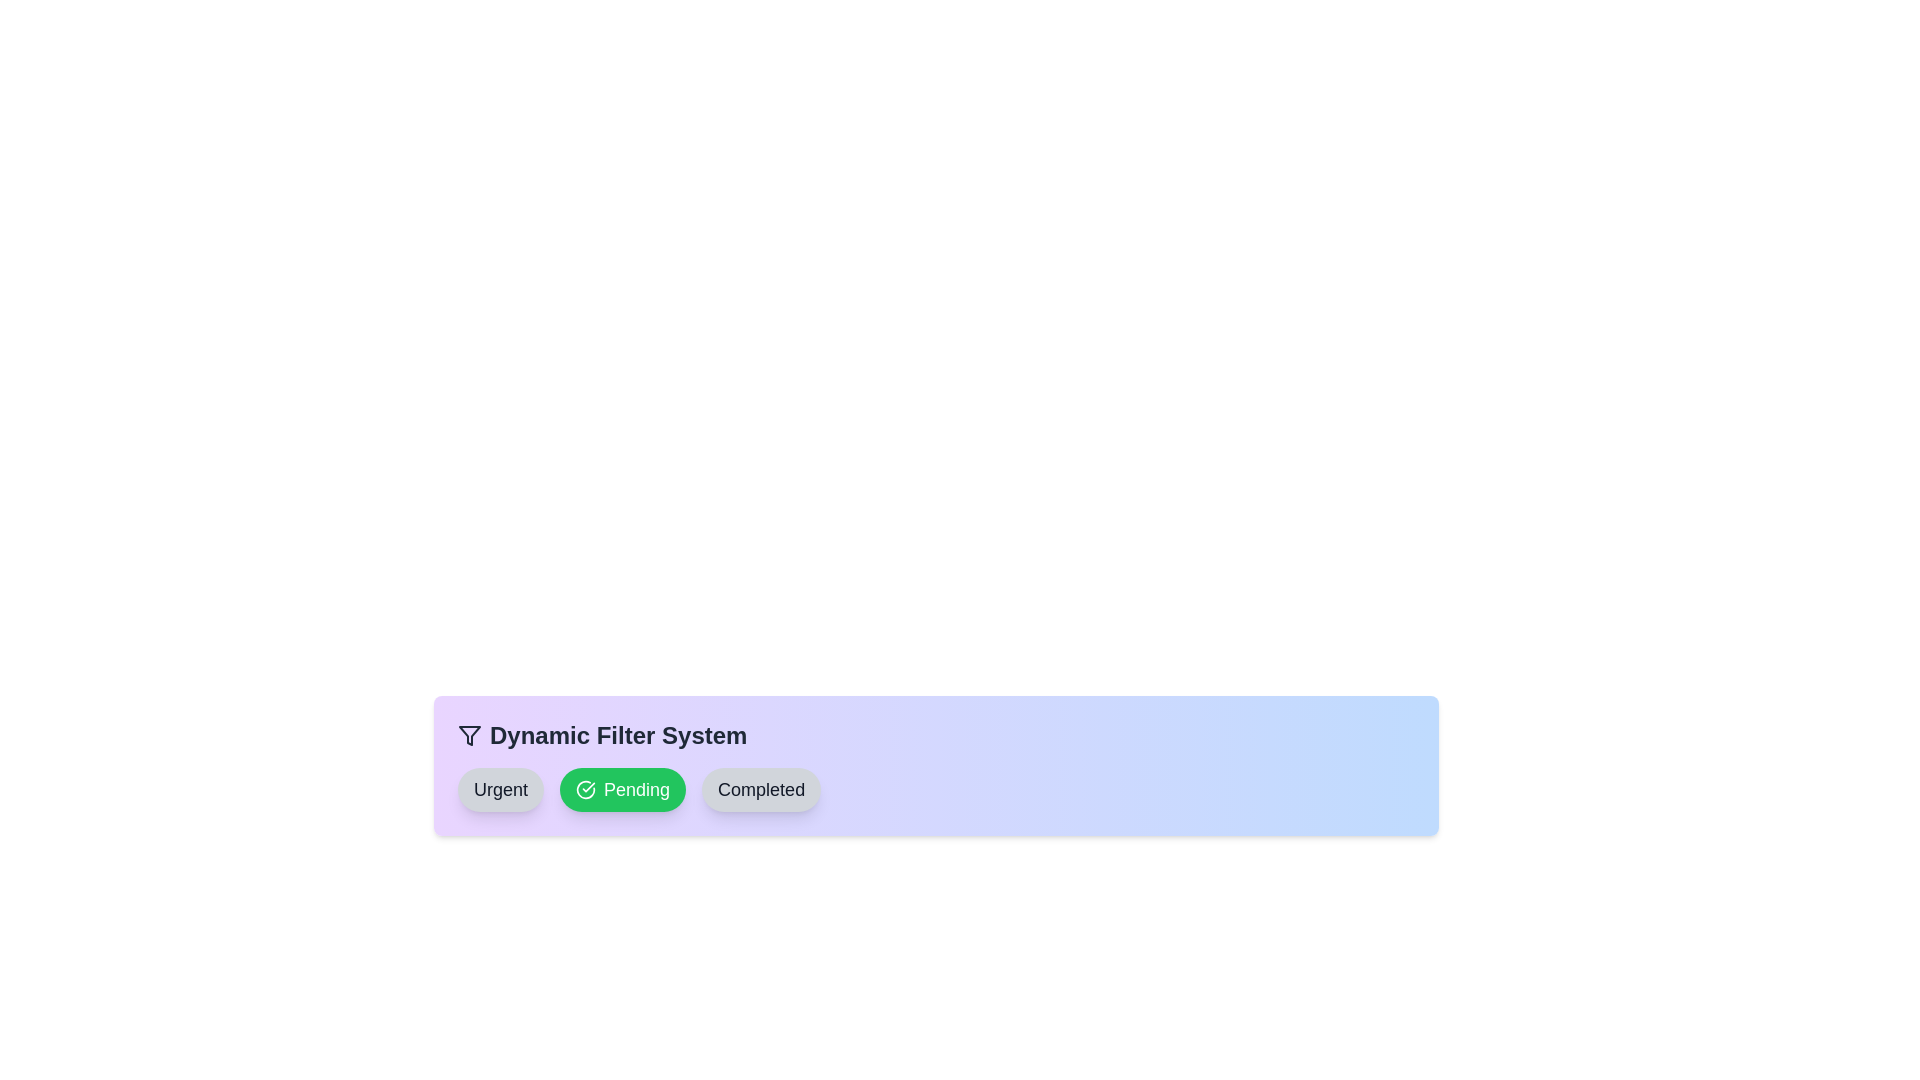 The image size is (1920, 1080). I want to click on center of the 'Urgent' filter chip to toggle its state, so click(500, 789).